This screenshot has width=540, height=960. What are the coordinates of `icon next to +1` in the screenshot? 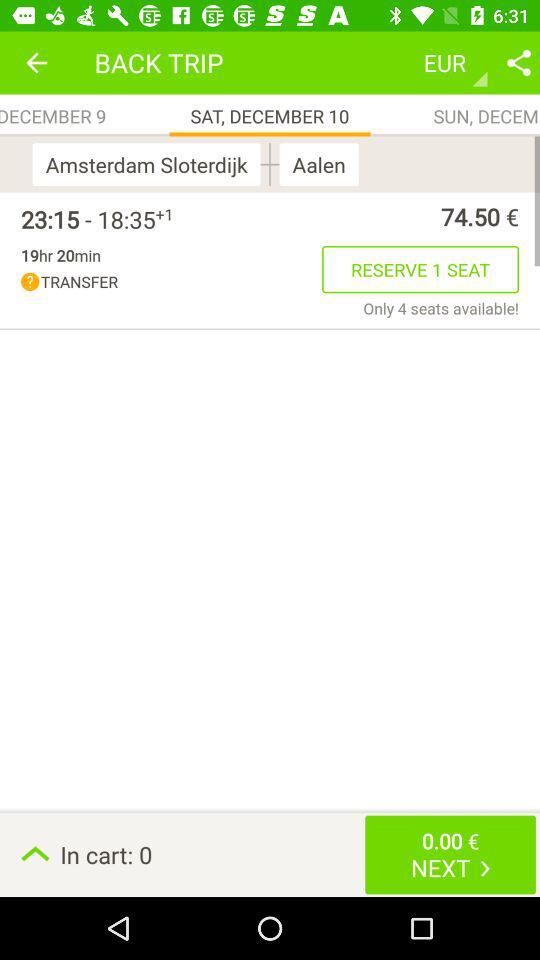 It's located at (87, 219).